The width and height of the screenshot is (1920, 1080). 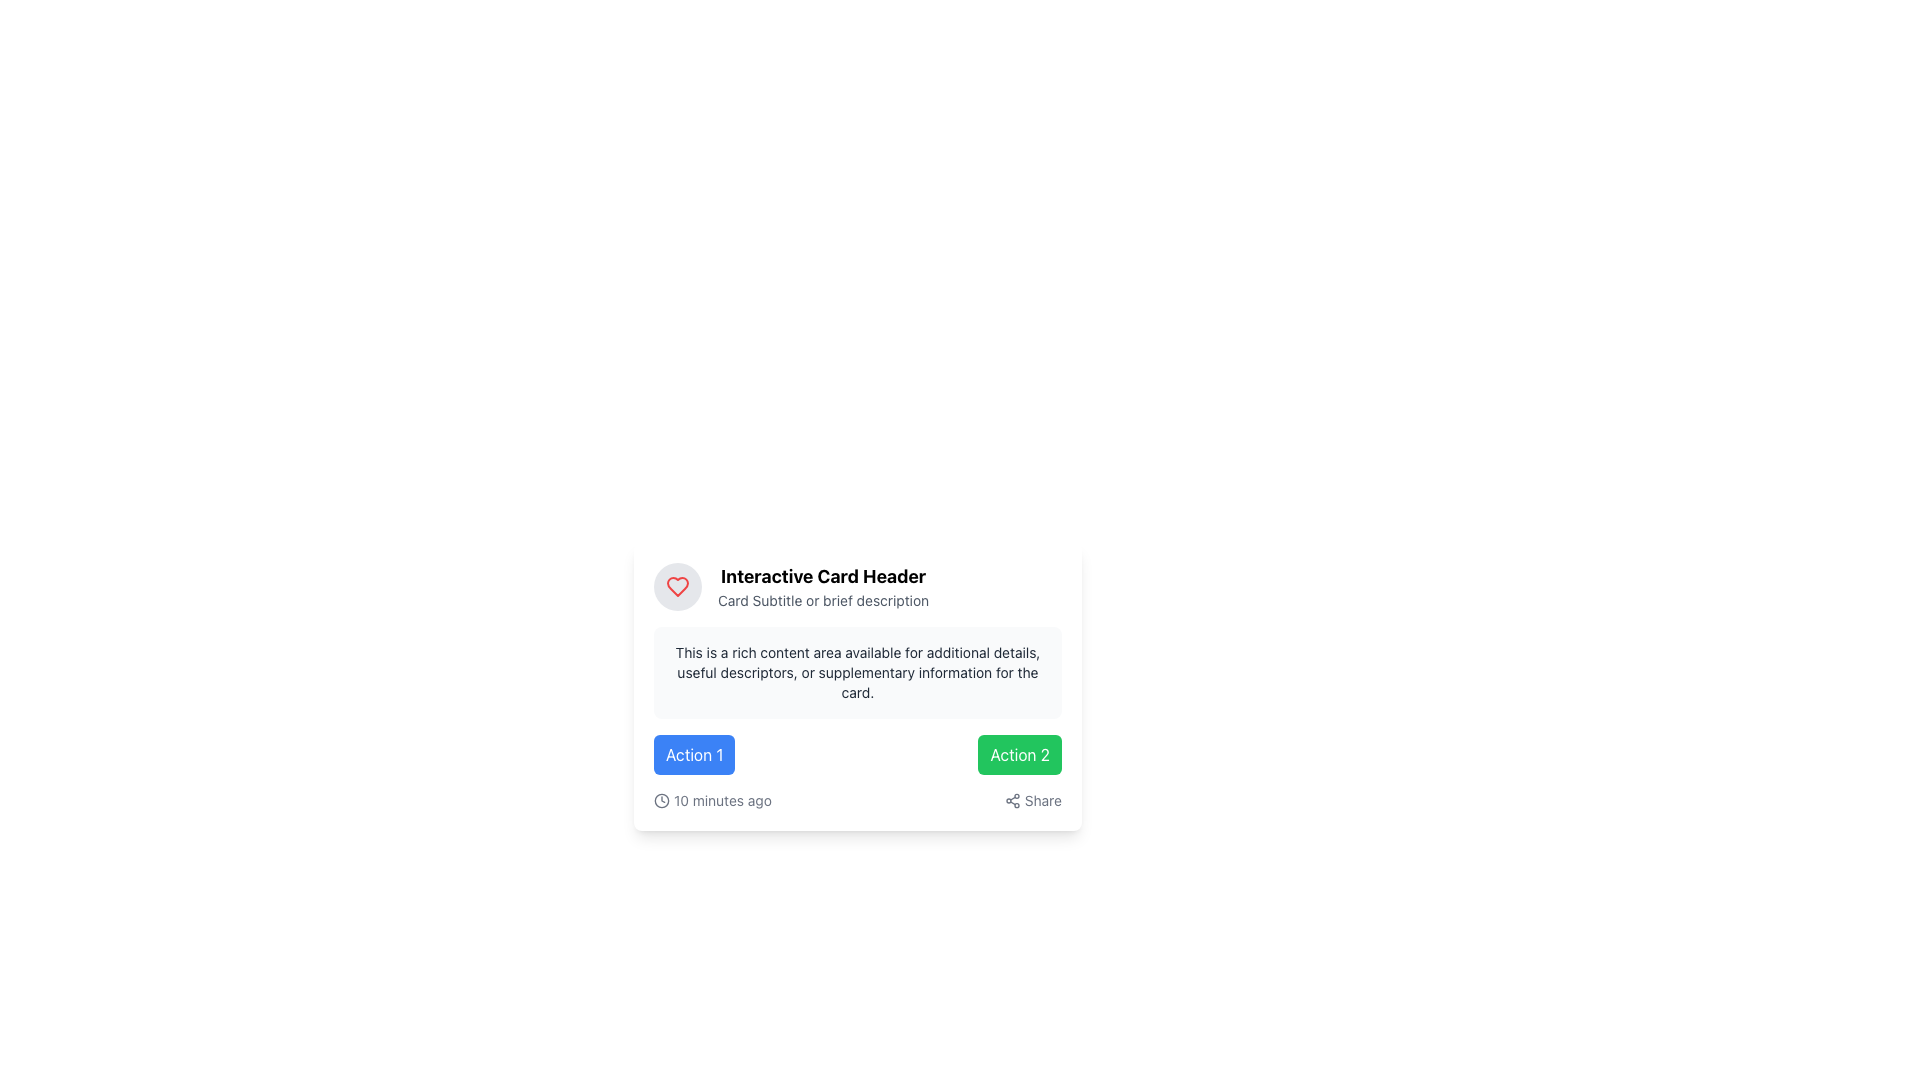 I want to click on text content of the Text Label located in the header section of the card layout, positioned at the top-left corner above the subtitle, so click(x=823, y=577).